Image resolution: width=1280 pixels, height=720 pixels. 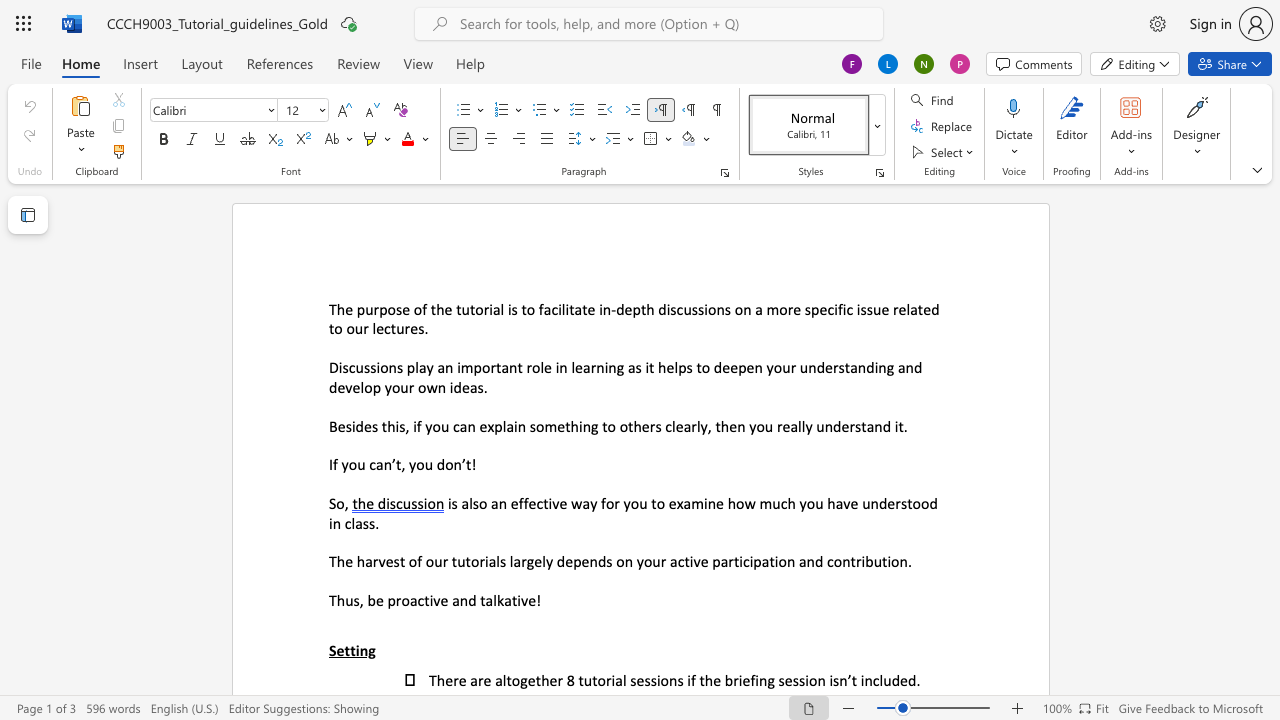 What do you see at coordinates (504, 599) in the screenshot?
I see `the space between the continuous character "k" and "a" in the text` at bounding box center [504, 599].